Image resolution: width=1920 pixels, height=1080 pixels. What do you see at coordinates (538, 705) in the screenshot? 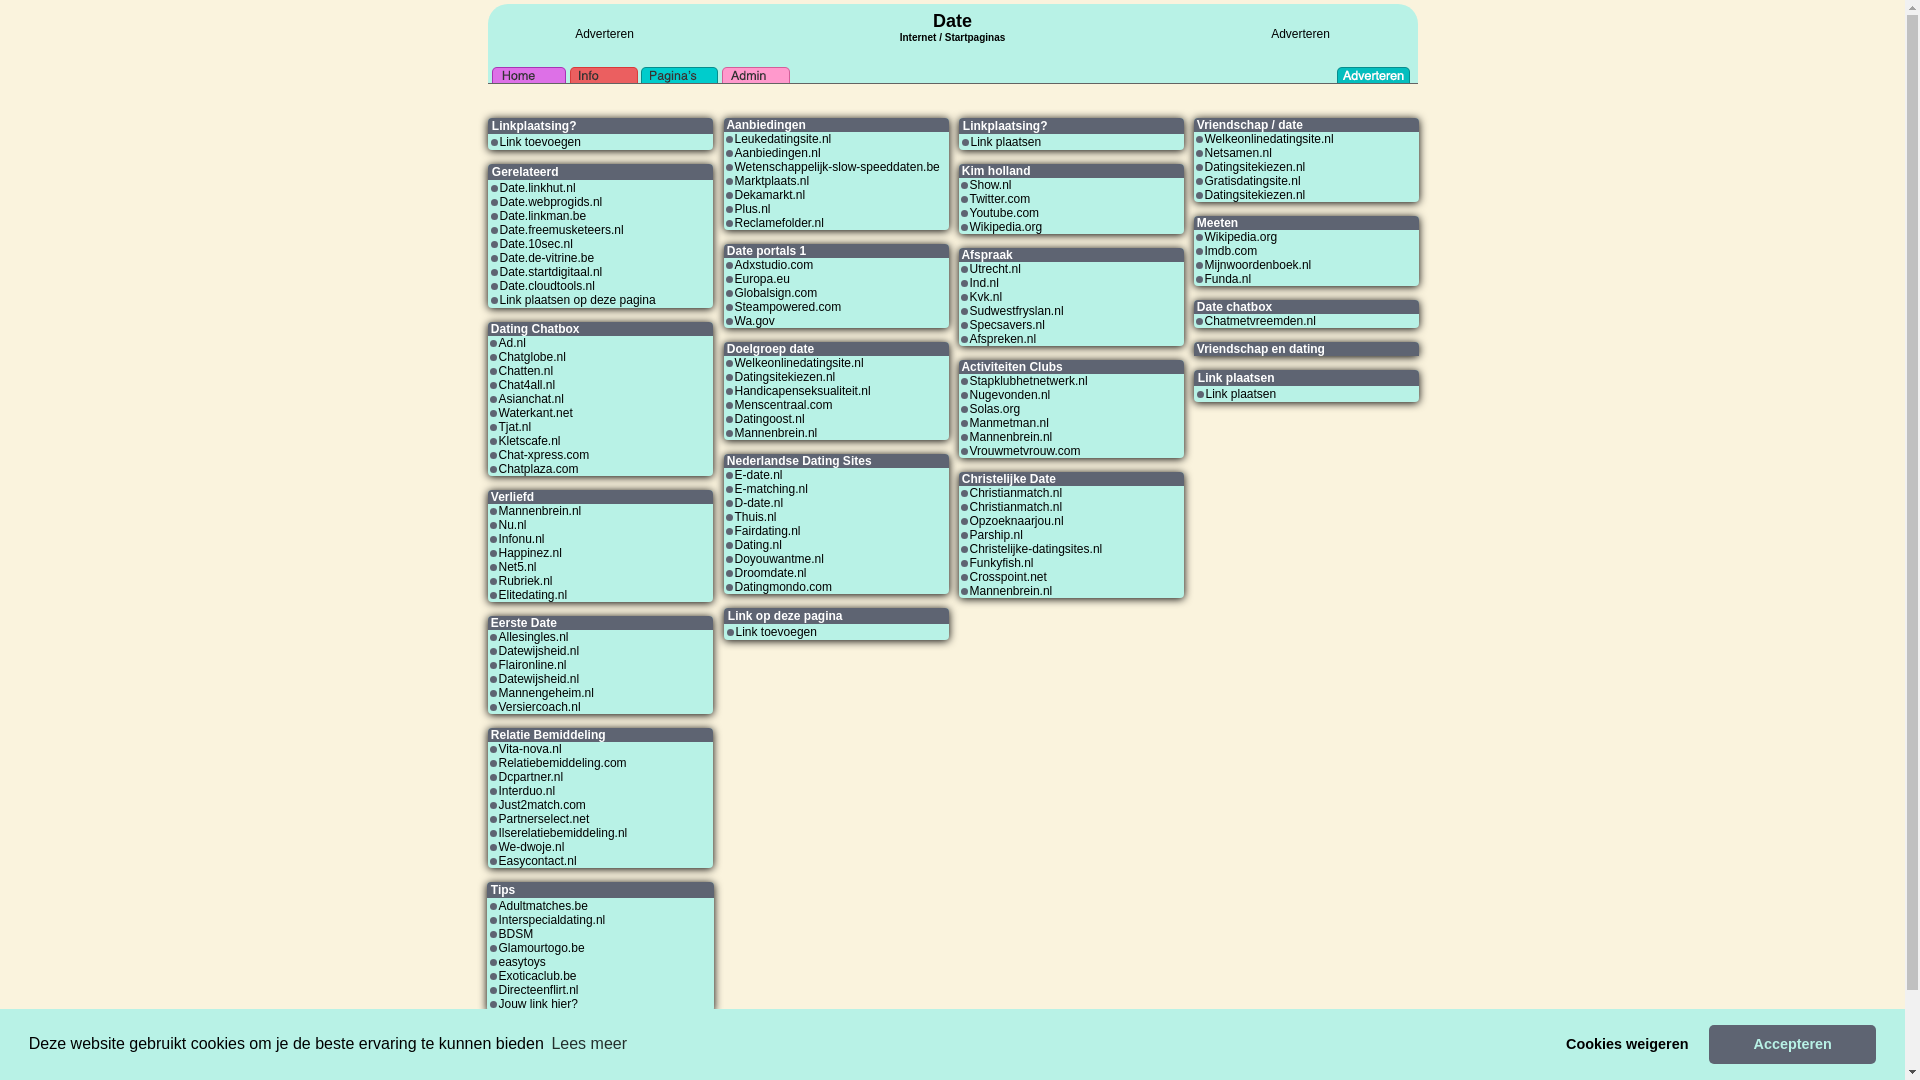
I see `'Versiercoach.nl'` at bounding box center [538, 705].